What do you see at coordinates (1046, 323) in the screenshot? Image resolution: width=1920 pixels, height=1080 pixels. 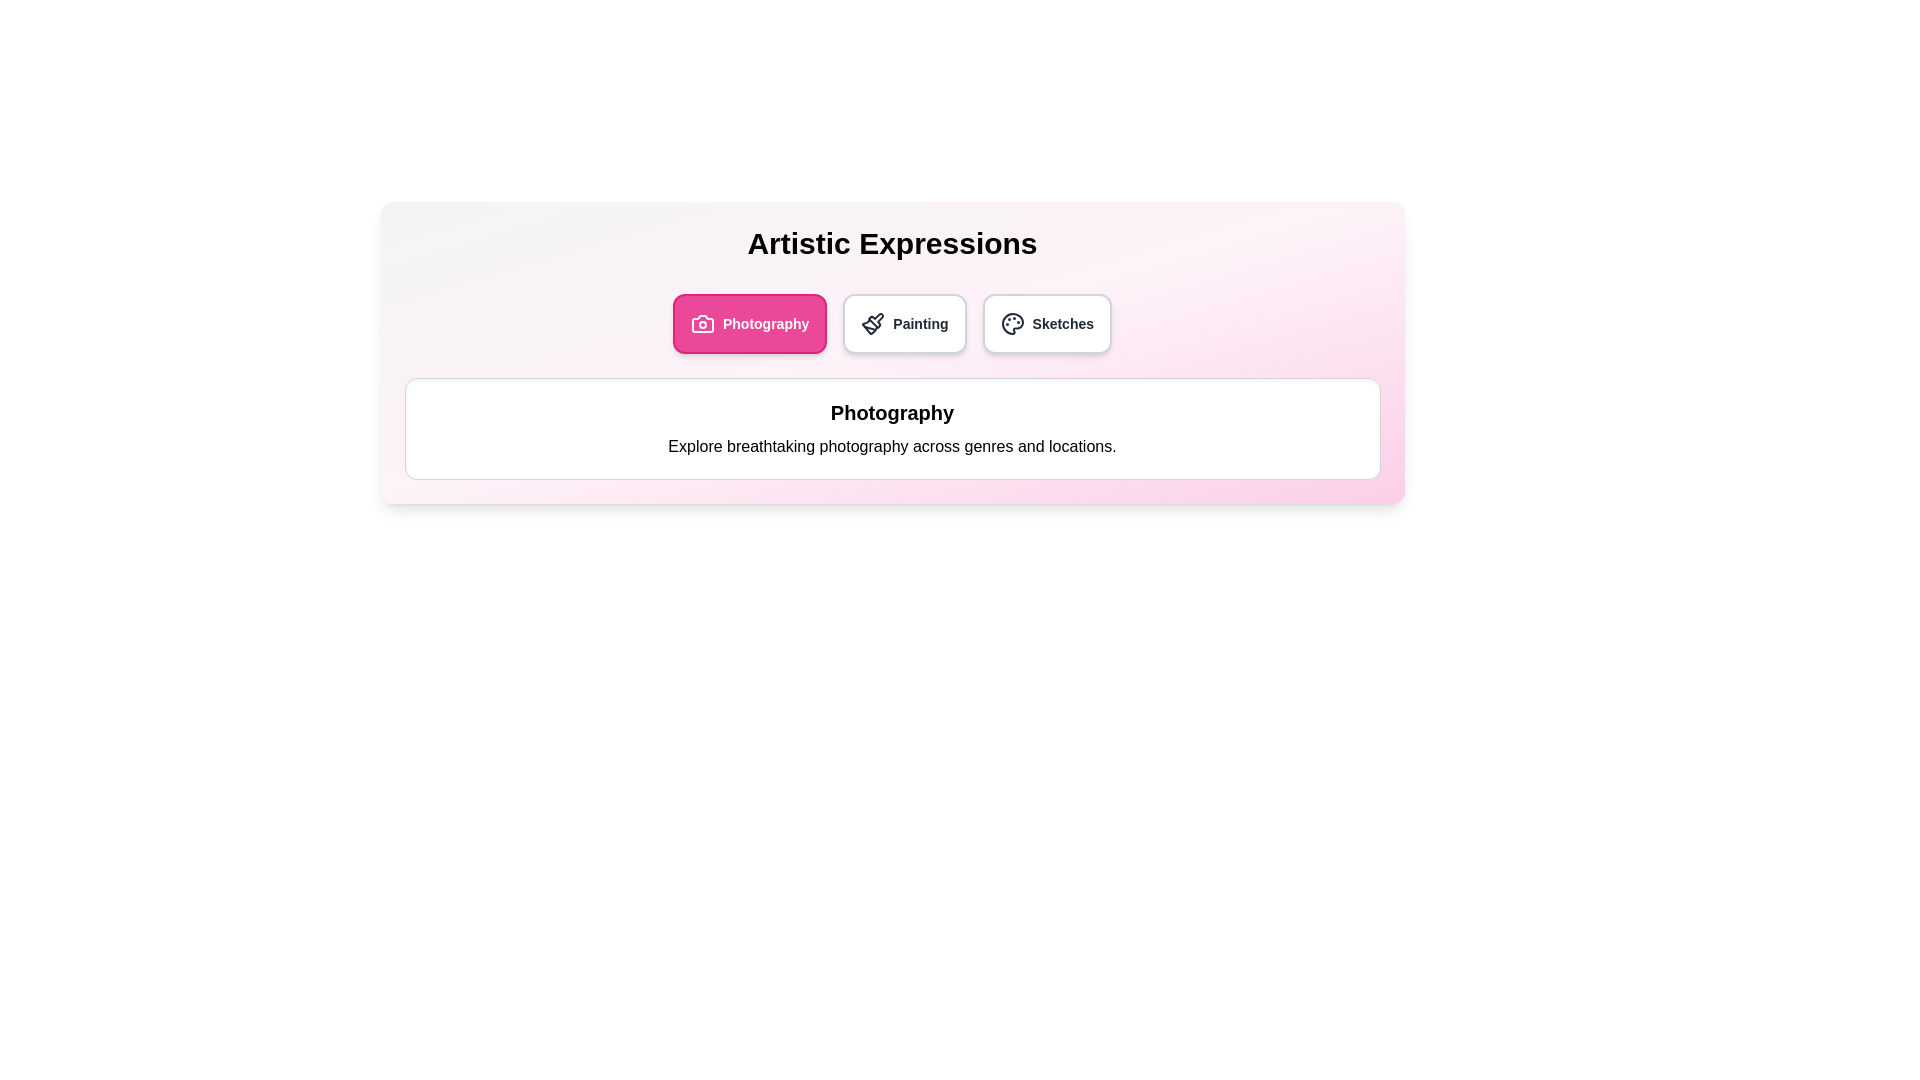 I see `the Sketches tab to view its content` at bounding box center [1046, 323].